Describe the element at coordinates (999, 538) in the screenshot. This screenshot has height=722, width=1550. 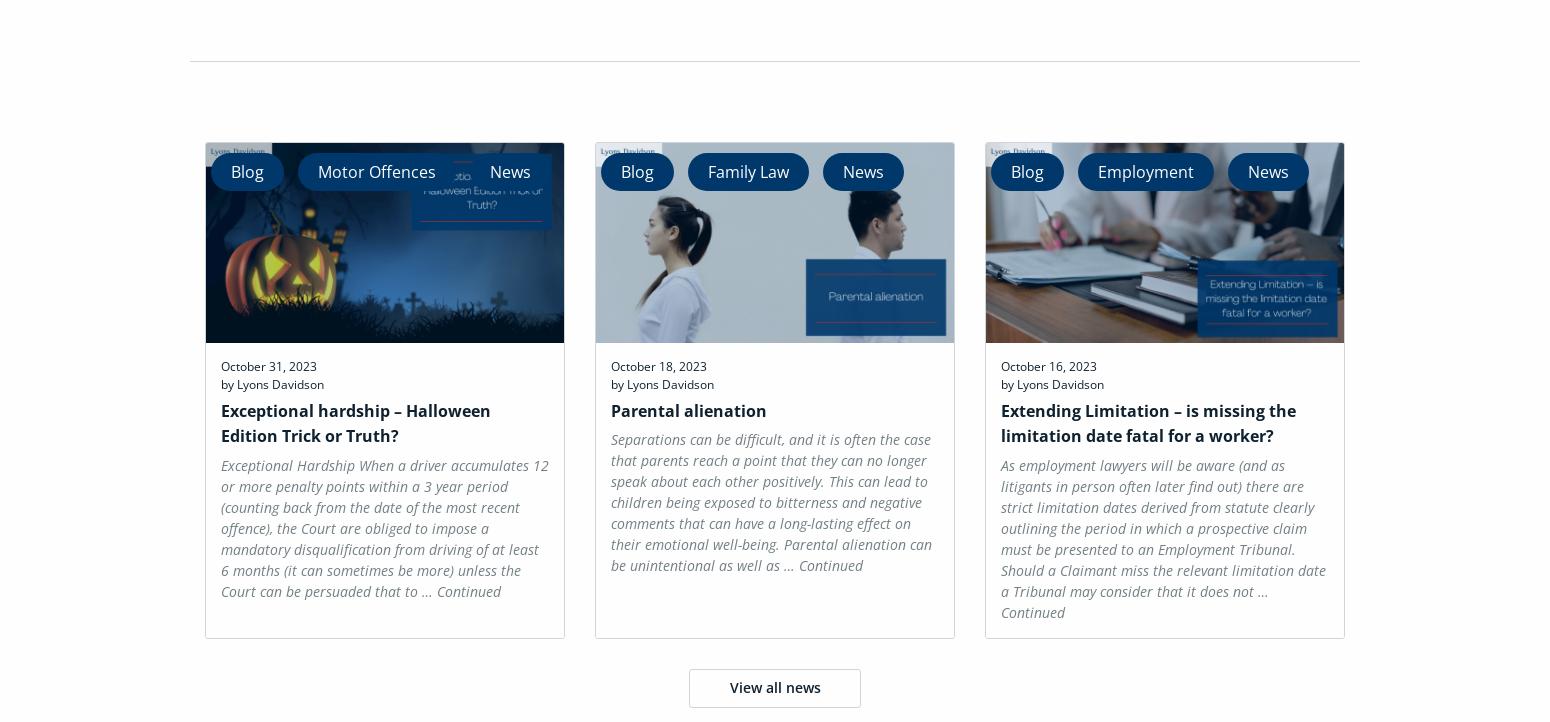
I see `'As employment lawyers will be aware (and as litigants in person often later find out) there are strict limitation dates derived from statute clearly outlining the period in which a prospective claim must be presented to an Employment Tribunal. Should a Claimant miss the relevant limitation date a Tribunal may consider that it does not … Continued'` at that location.